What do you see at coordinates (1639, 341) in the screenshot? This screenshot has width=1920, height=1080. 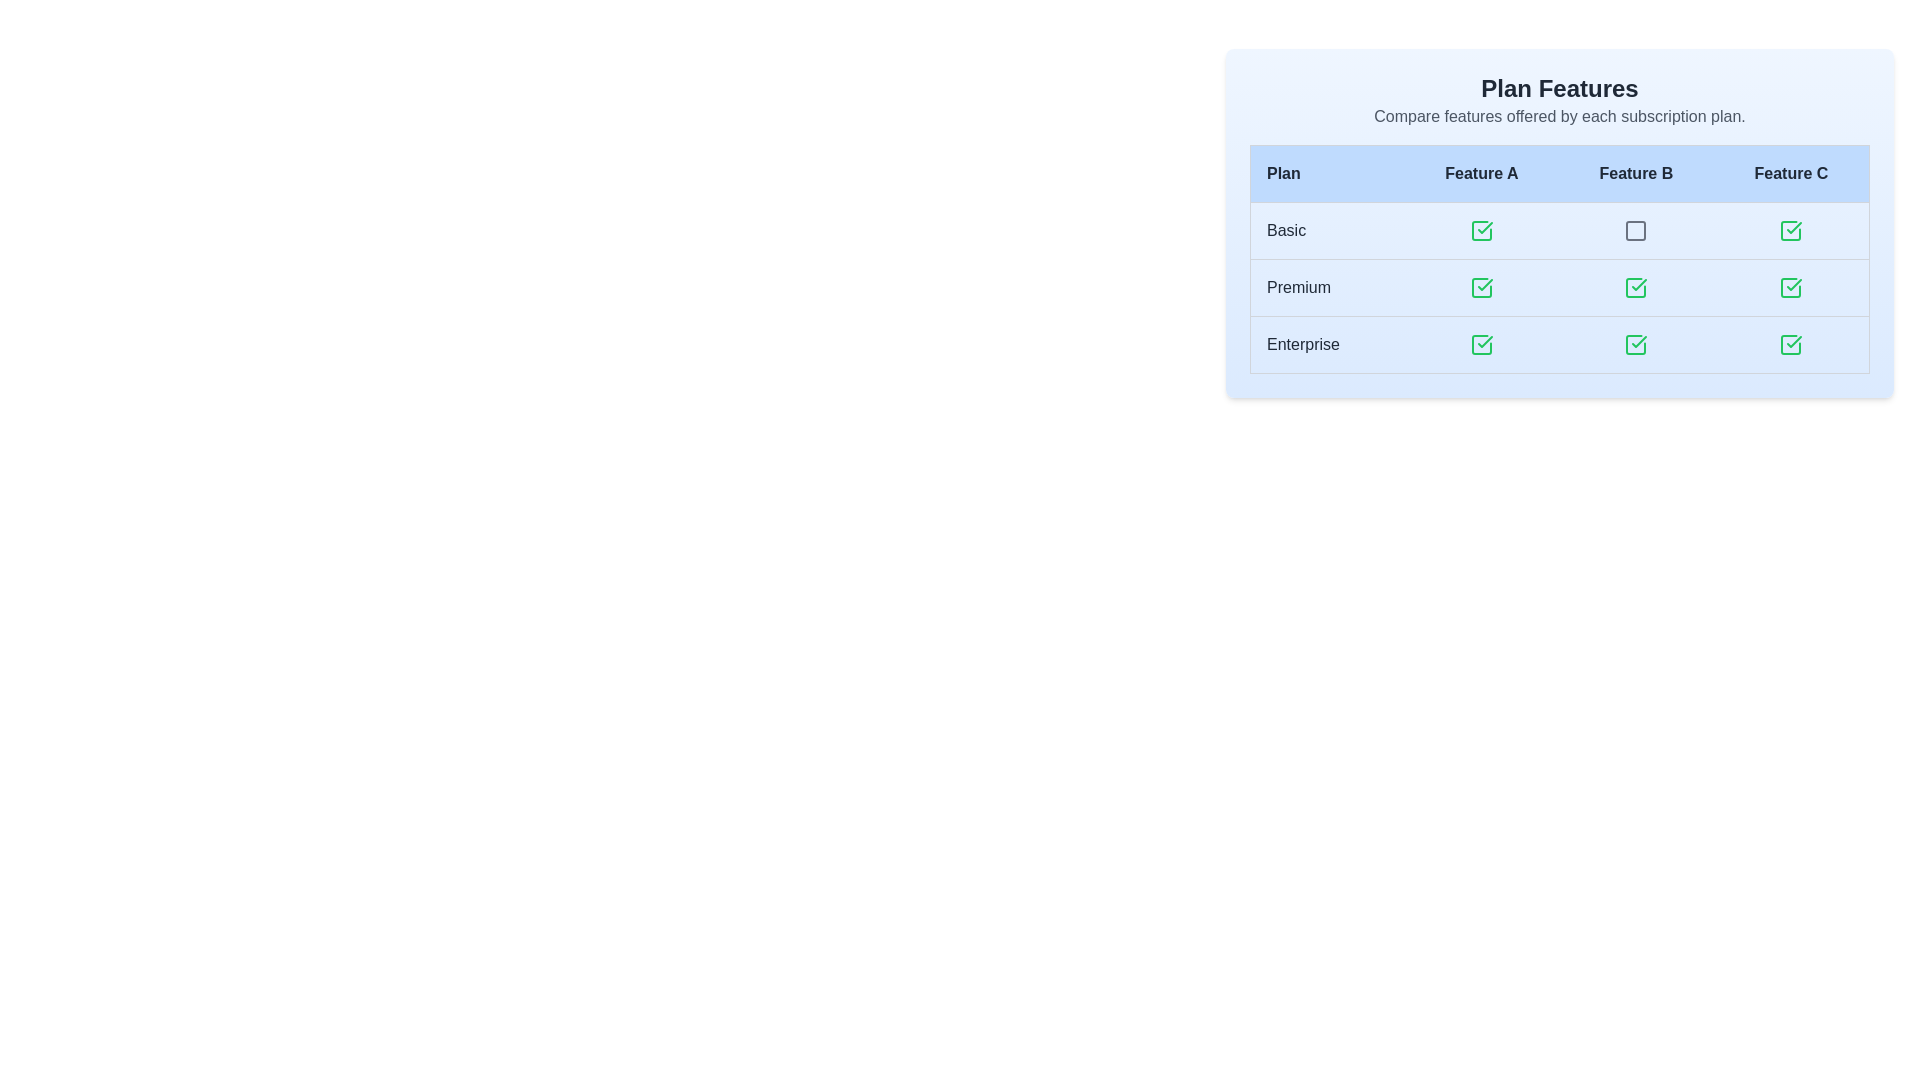 I see `the state of the checkmark icon with a green outline located in the 'Enterprise' subscription plan under 'Feature B' in the feature comparison table` at bounding box center [1639, 341].